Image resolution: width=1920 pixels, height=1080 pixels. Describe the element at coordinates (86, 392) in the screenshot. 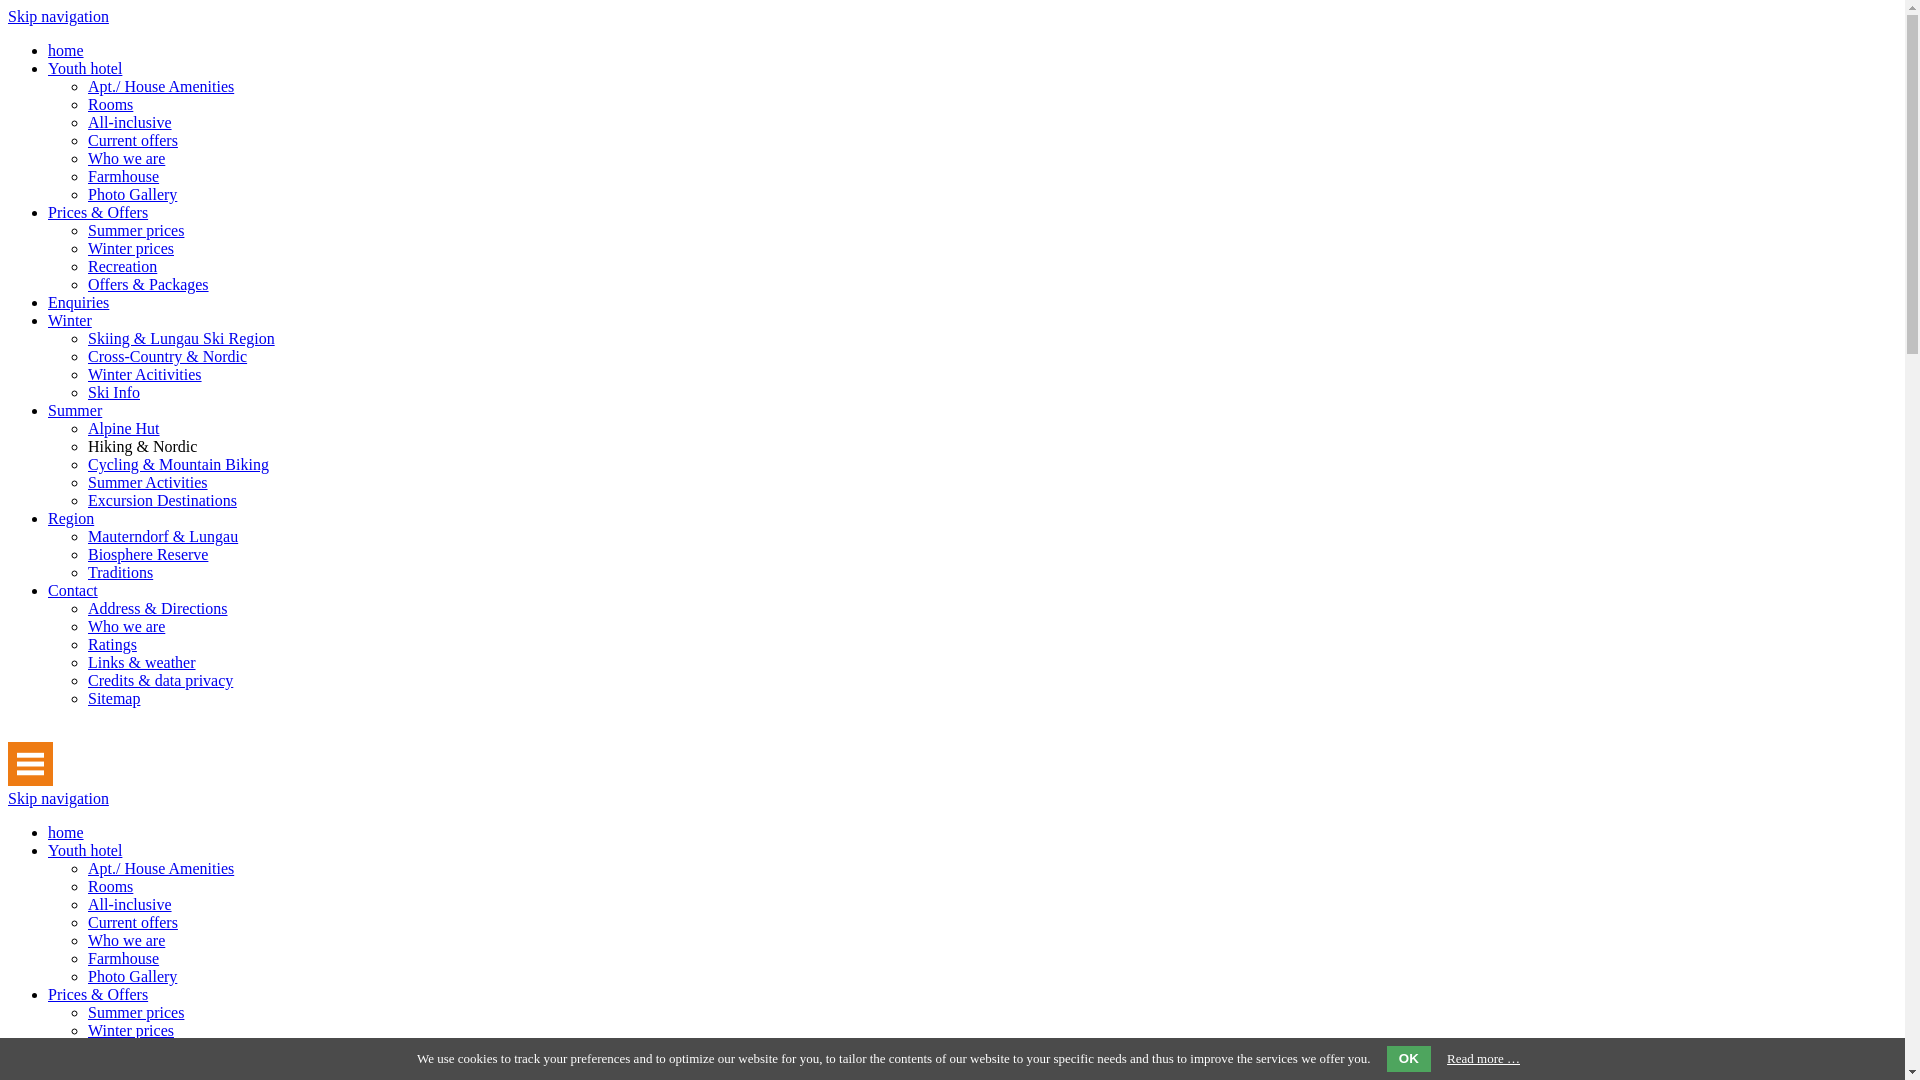

I see `'Ski Info'` at that location.